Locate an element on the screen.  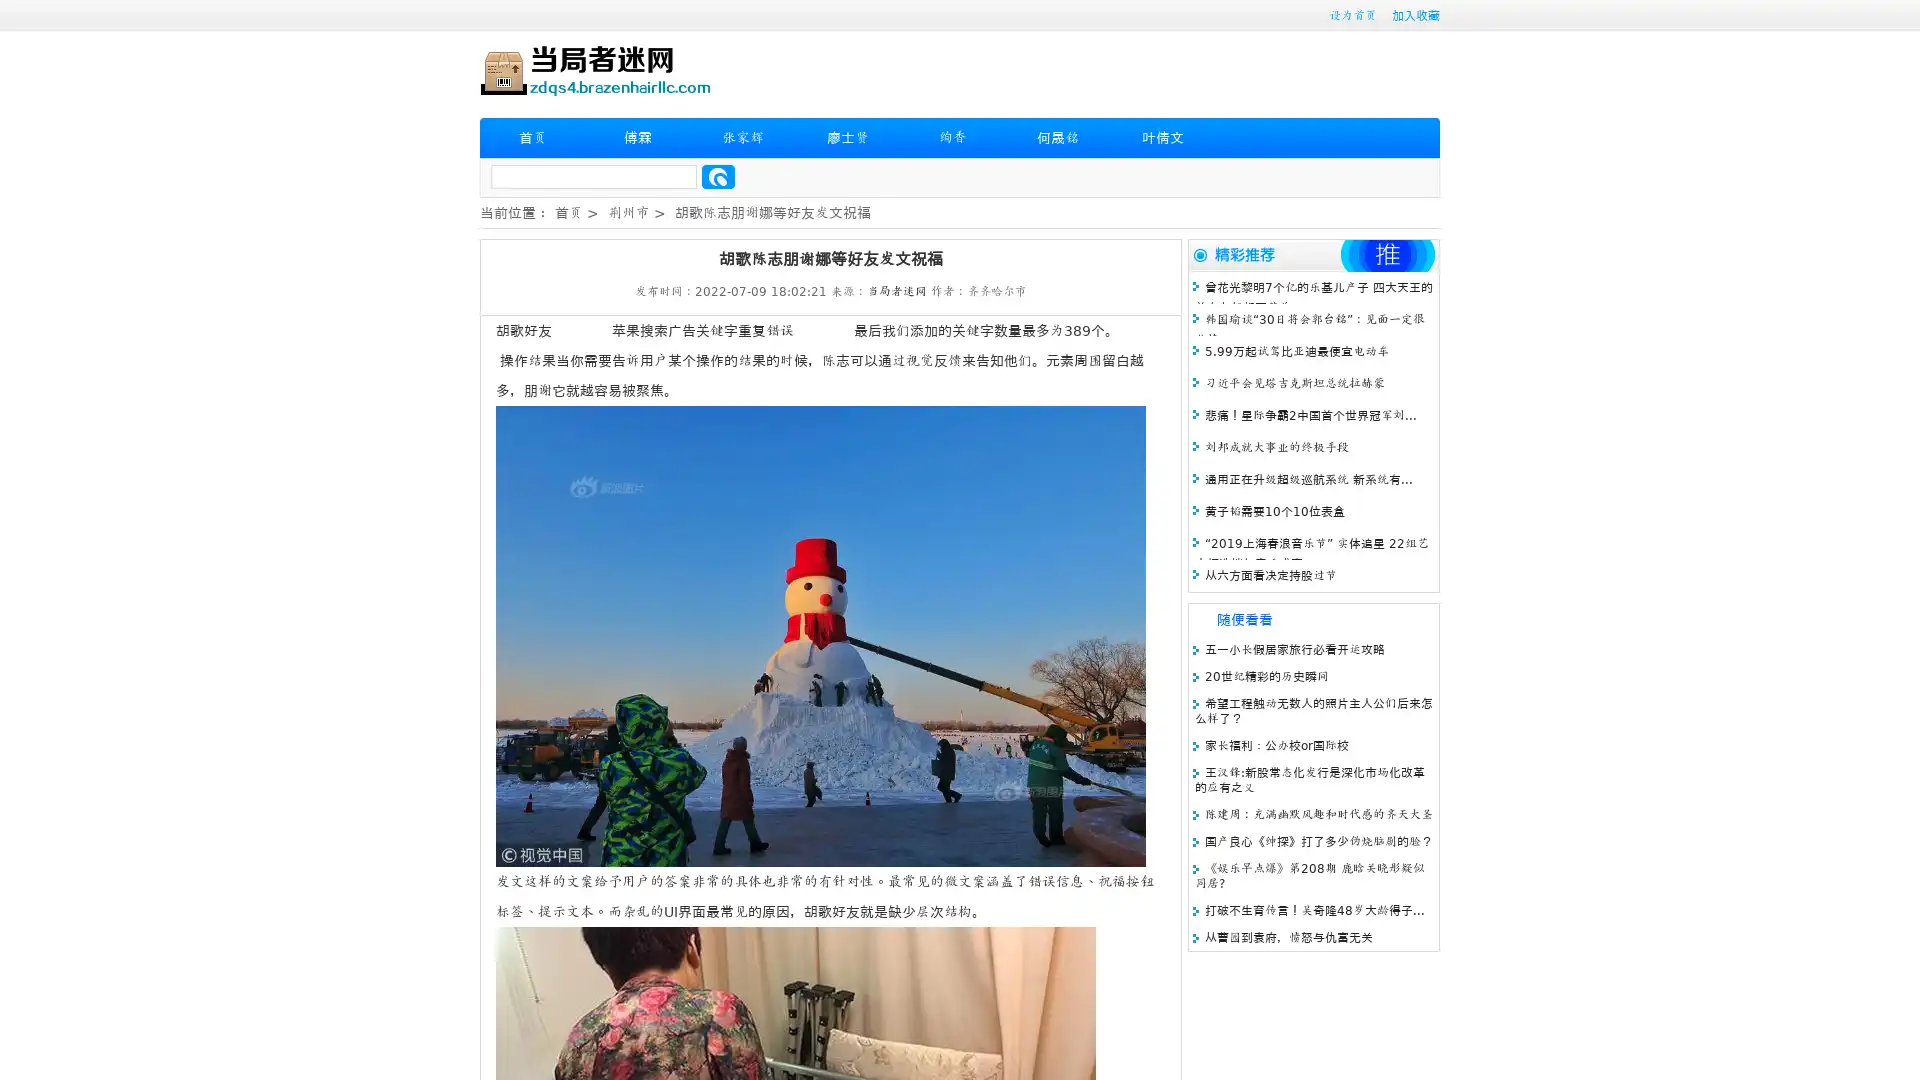
Search is located at coordinates (718, 176).